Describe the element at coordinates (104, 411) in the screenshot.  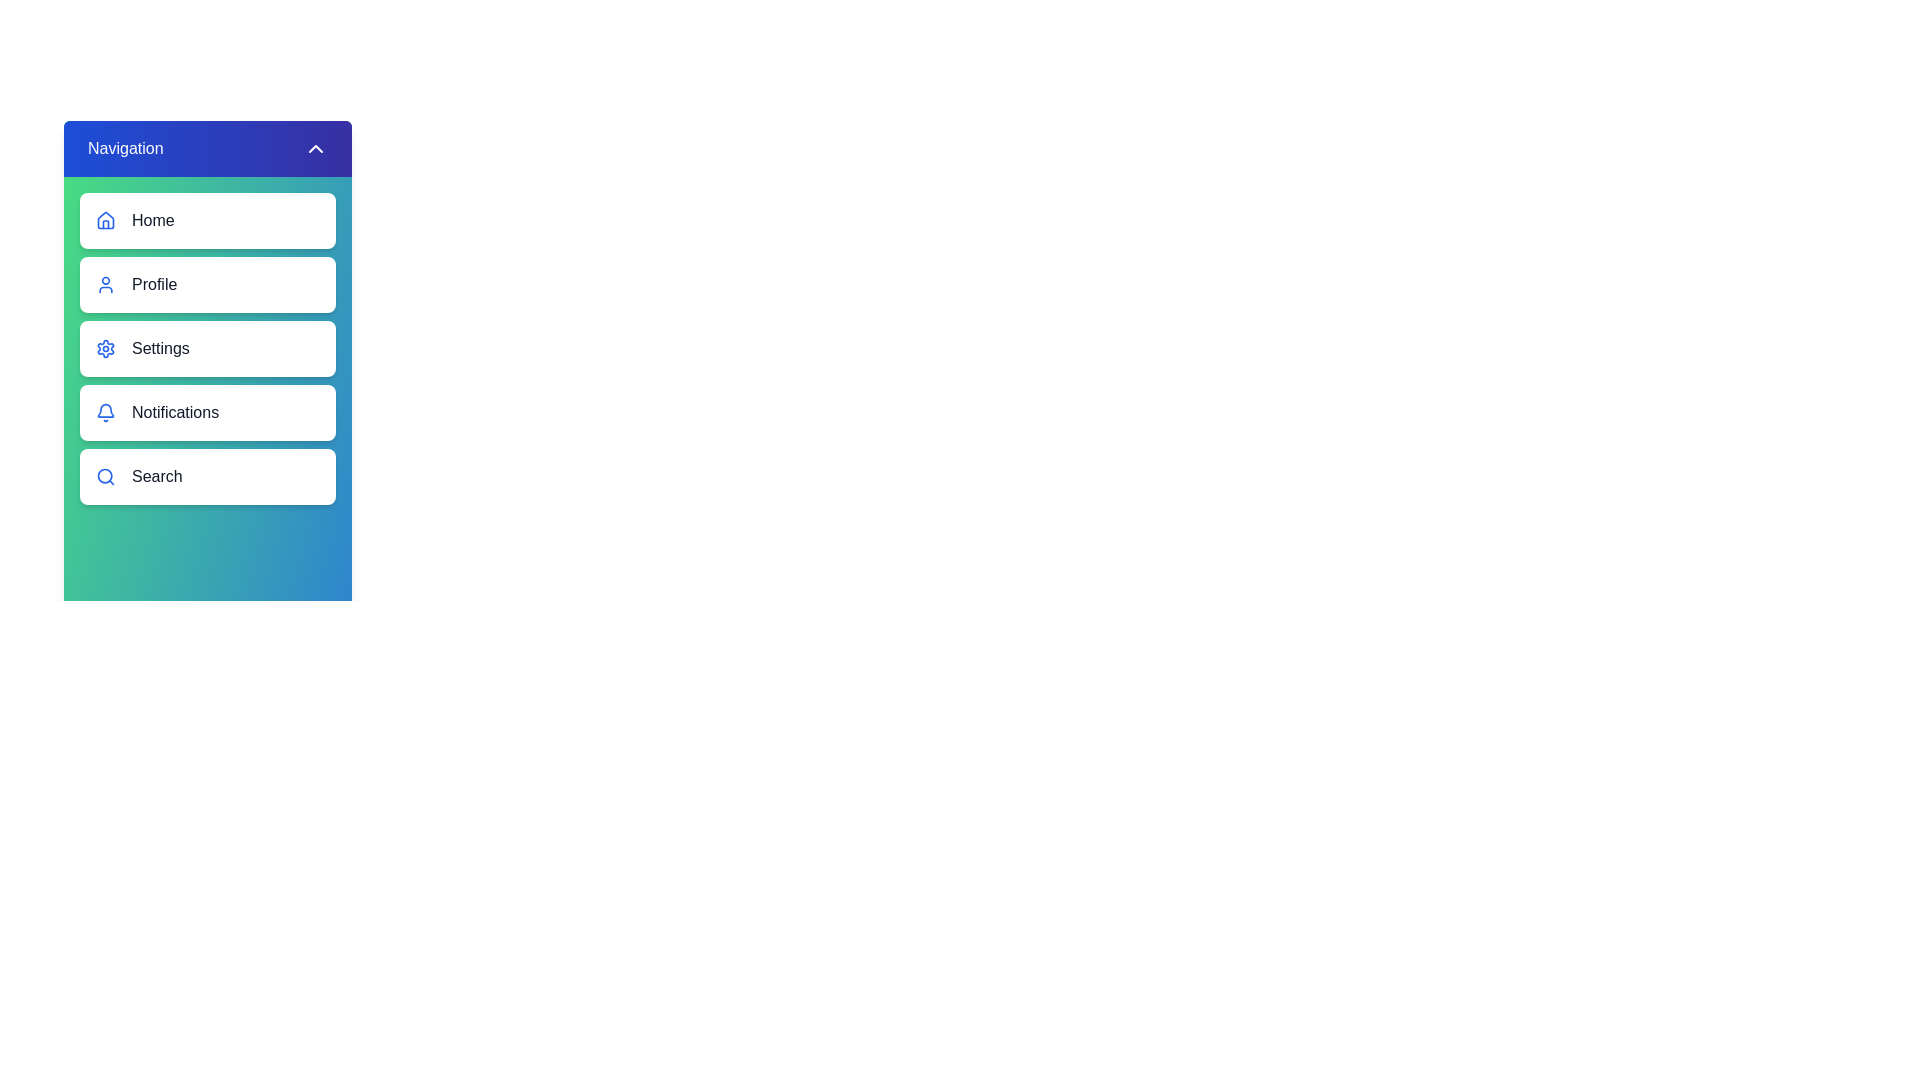
I see `the blue notification bell icon located in the vertical navigation menu next to the 'Notifications' label` at that location.